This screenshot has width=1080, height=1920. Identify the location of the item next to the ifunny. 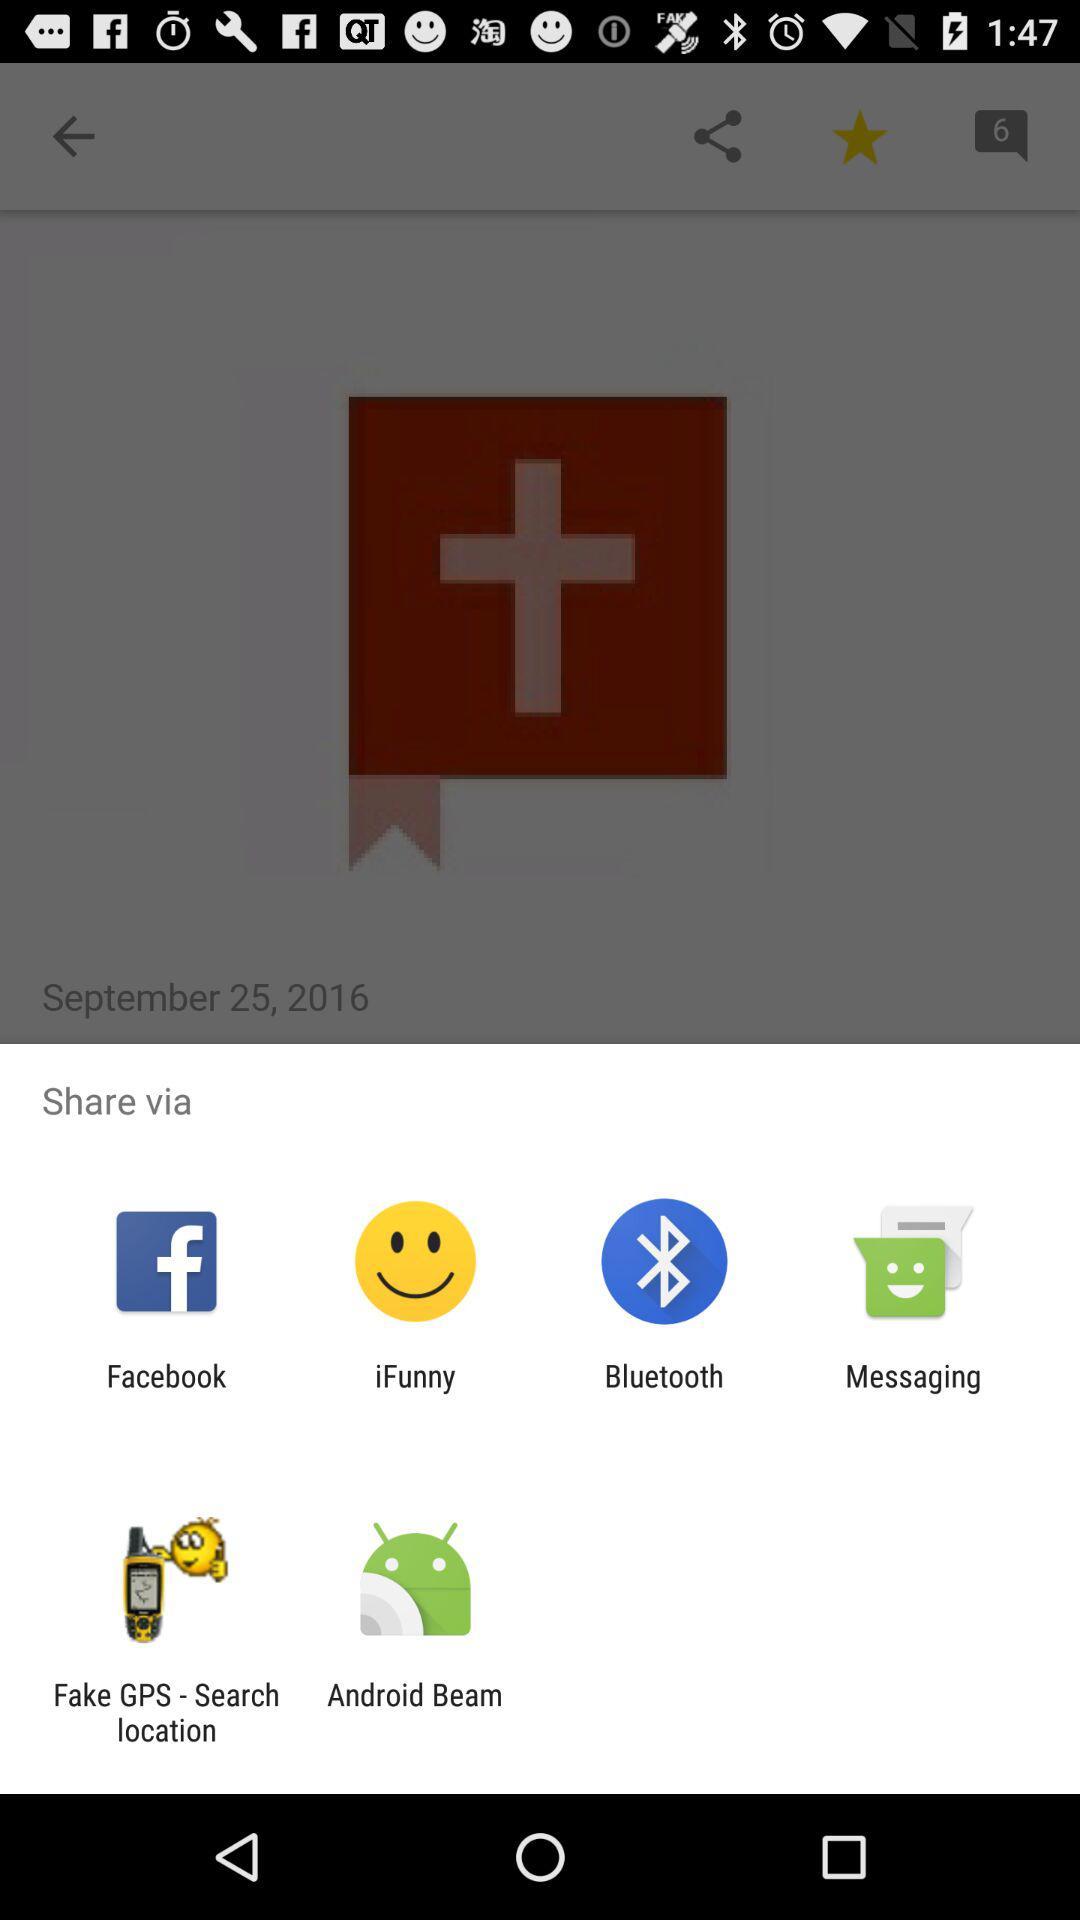
(165, 1392).